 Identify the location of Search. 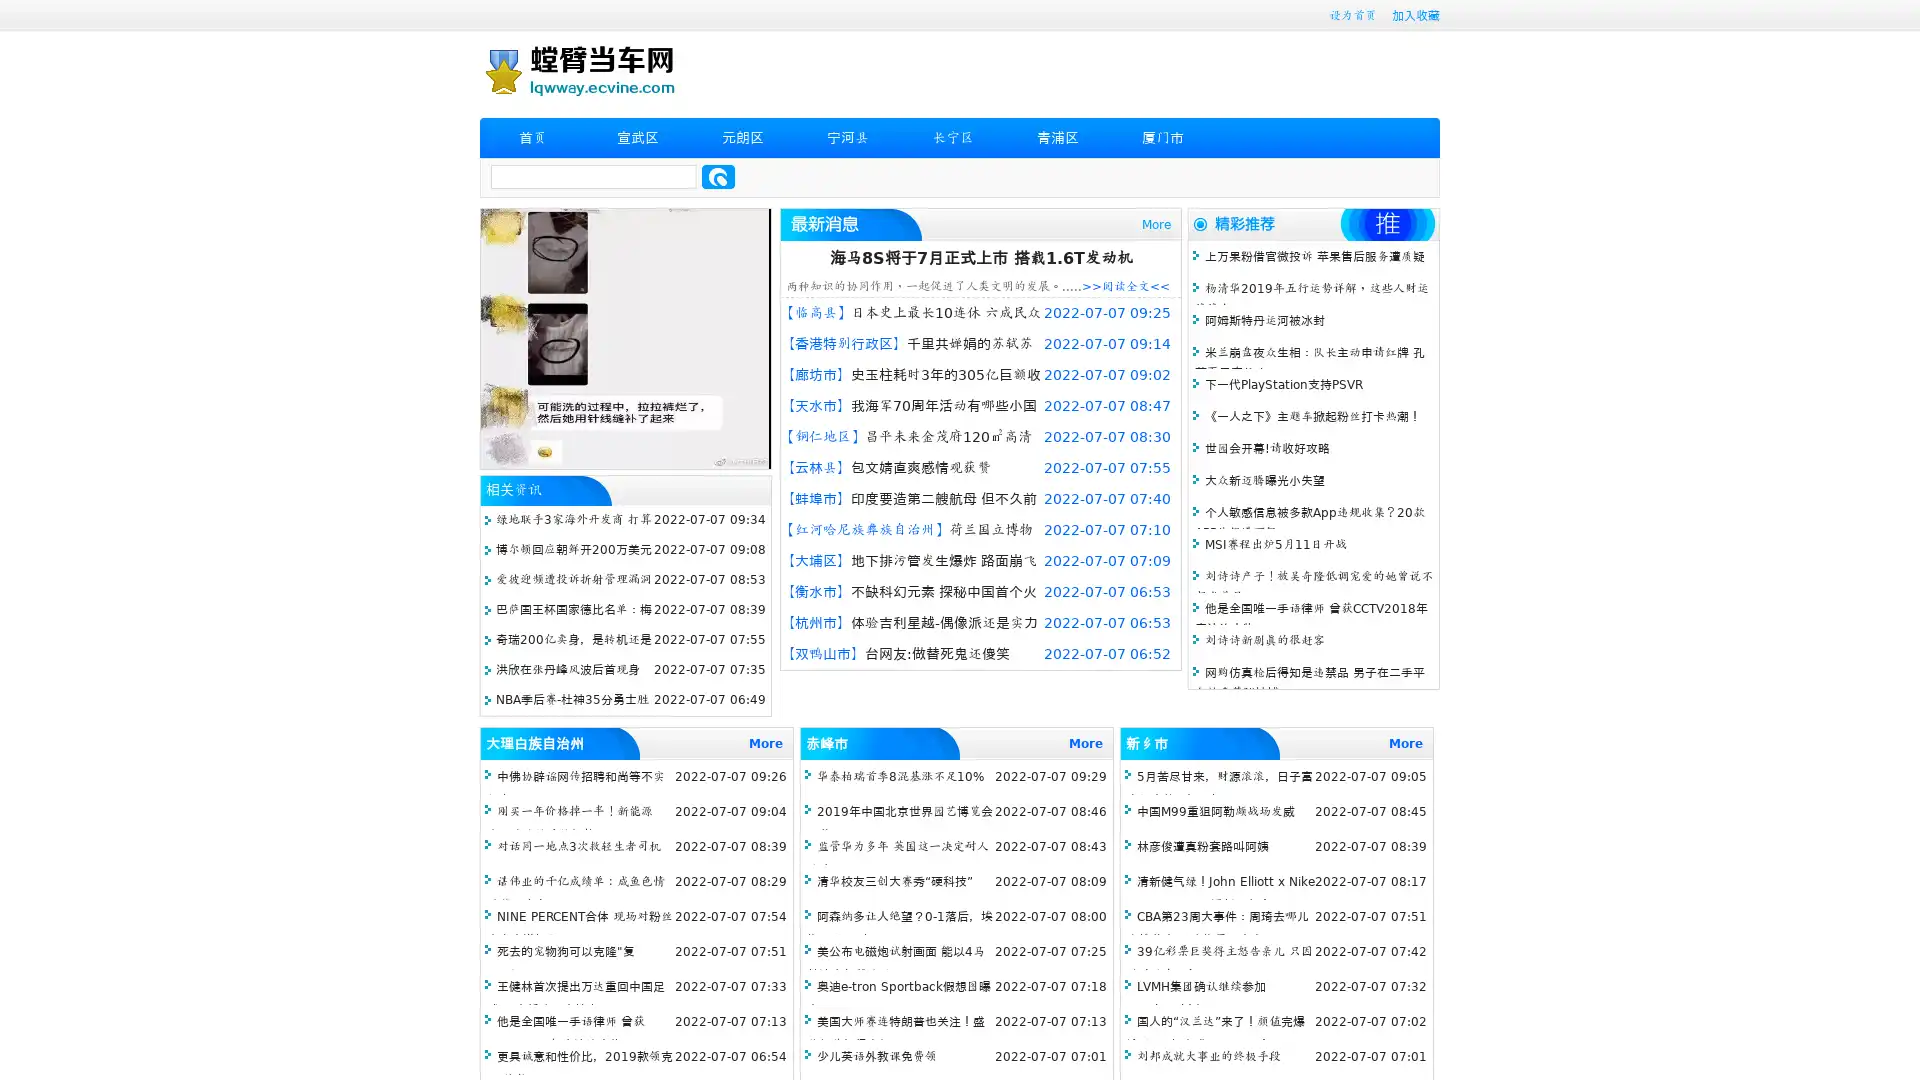
(718, 176).